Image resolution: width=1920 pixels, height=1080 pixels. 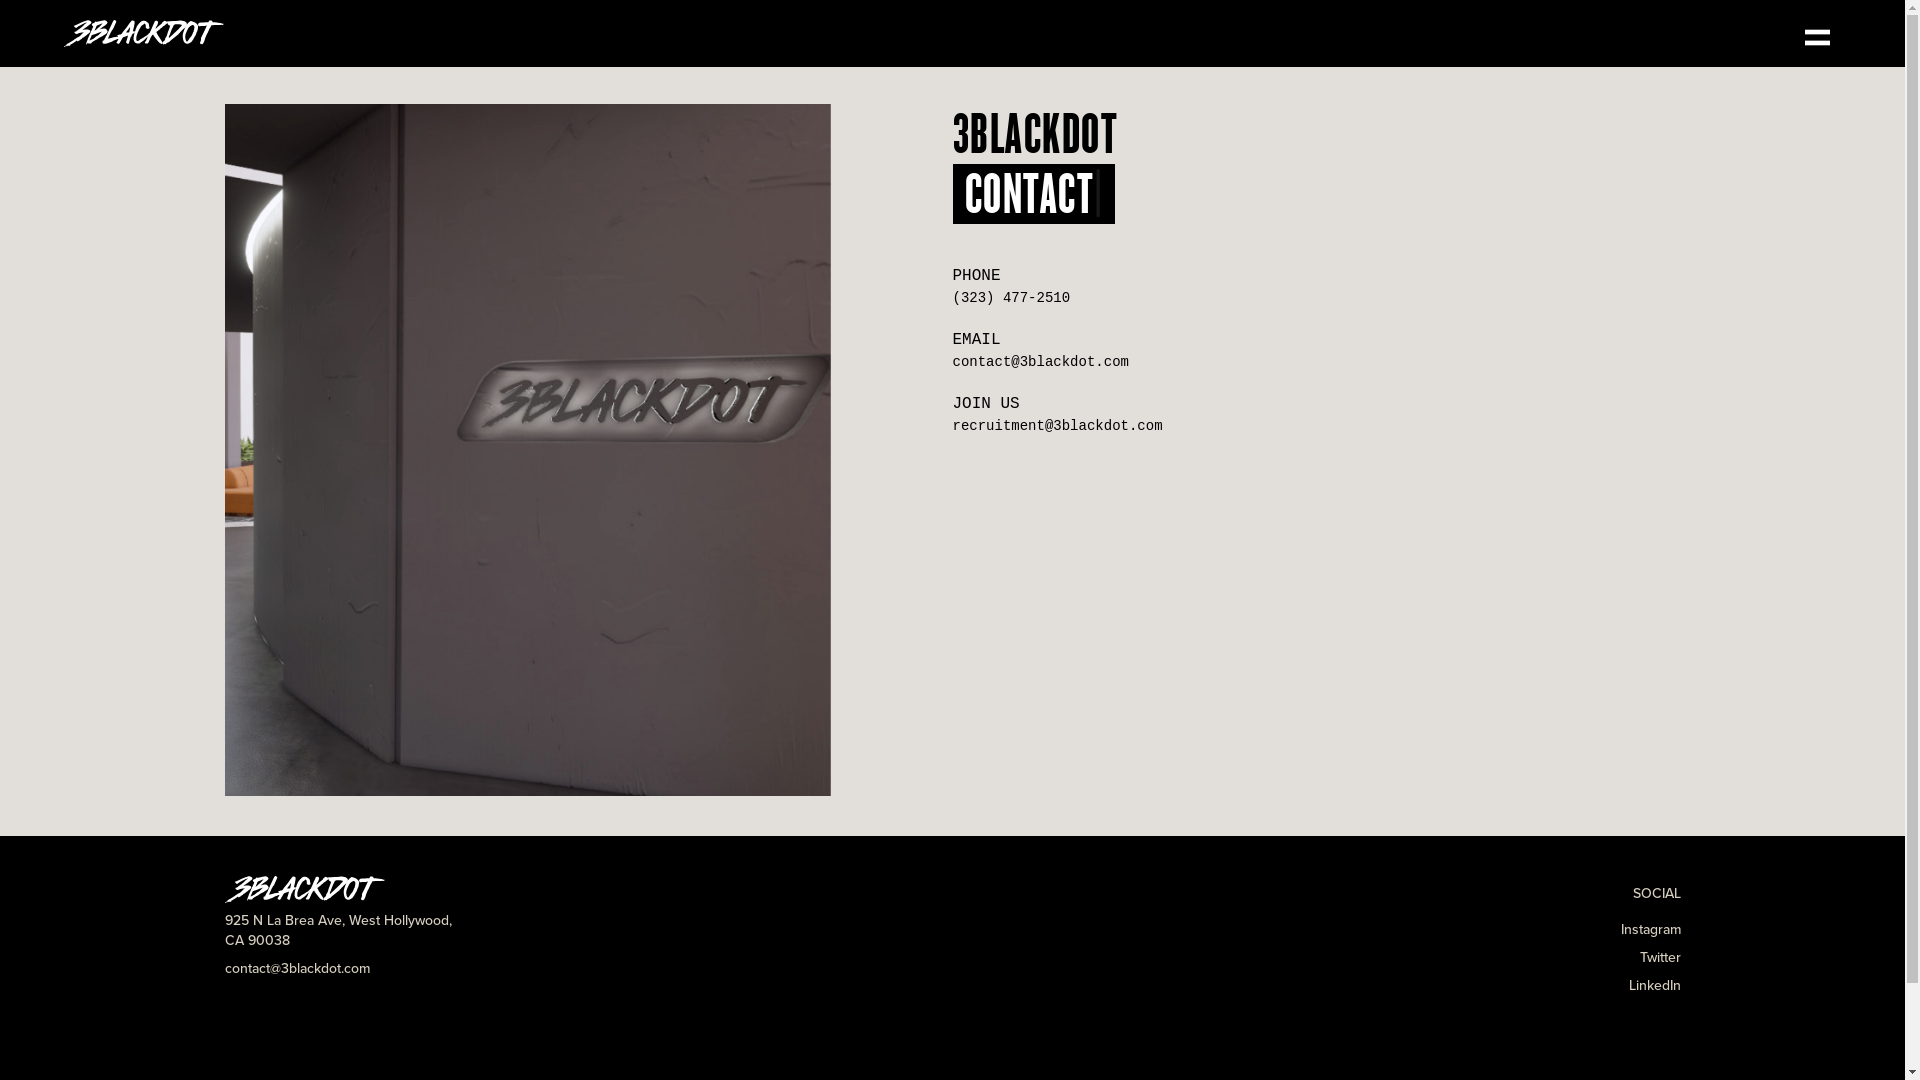 What do you see at coordinates (1654, 984) in the screenshot?
I see `'LinkedIn'` at bounding box center [1654, 984].